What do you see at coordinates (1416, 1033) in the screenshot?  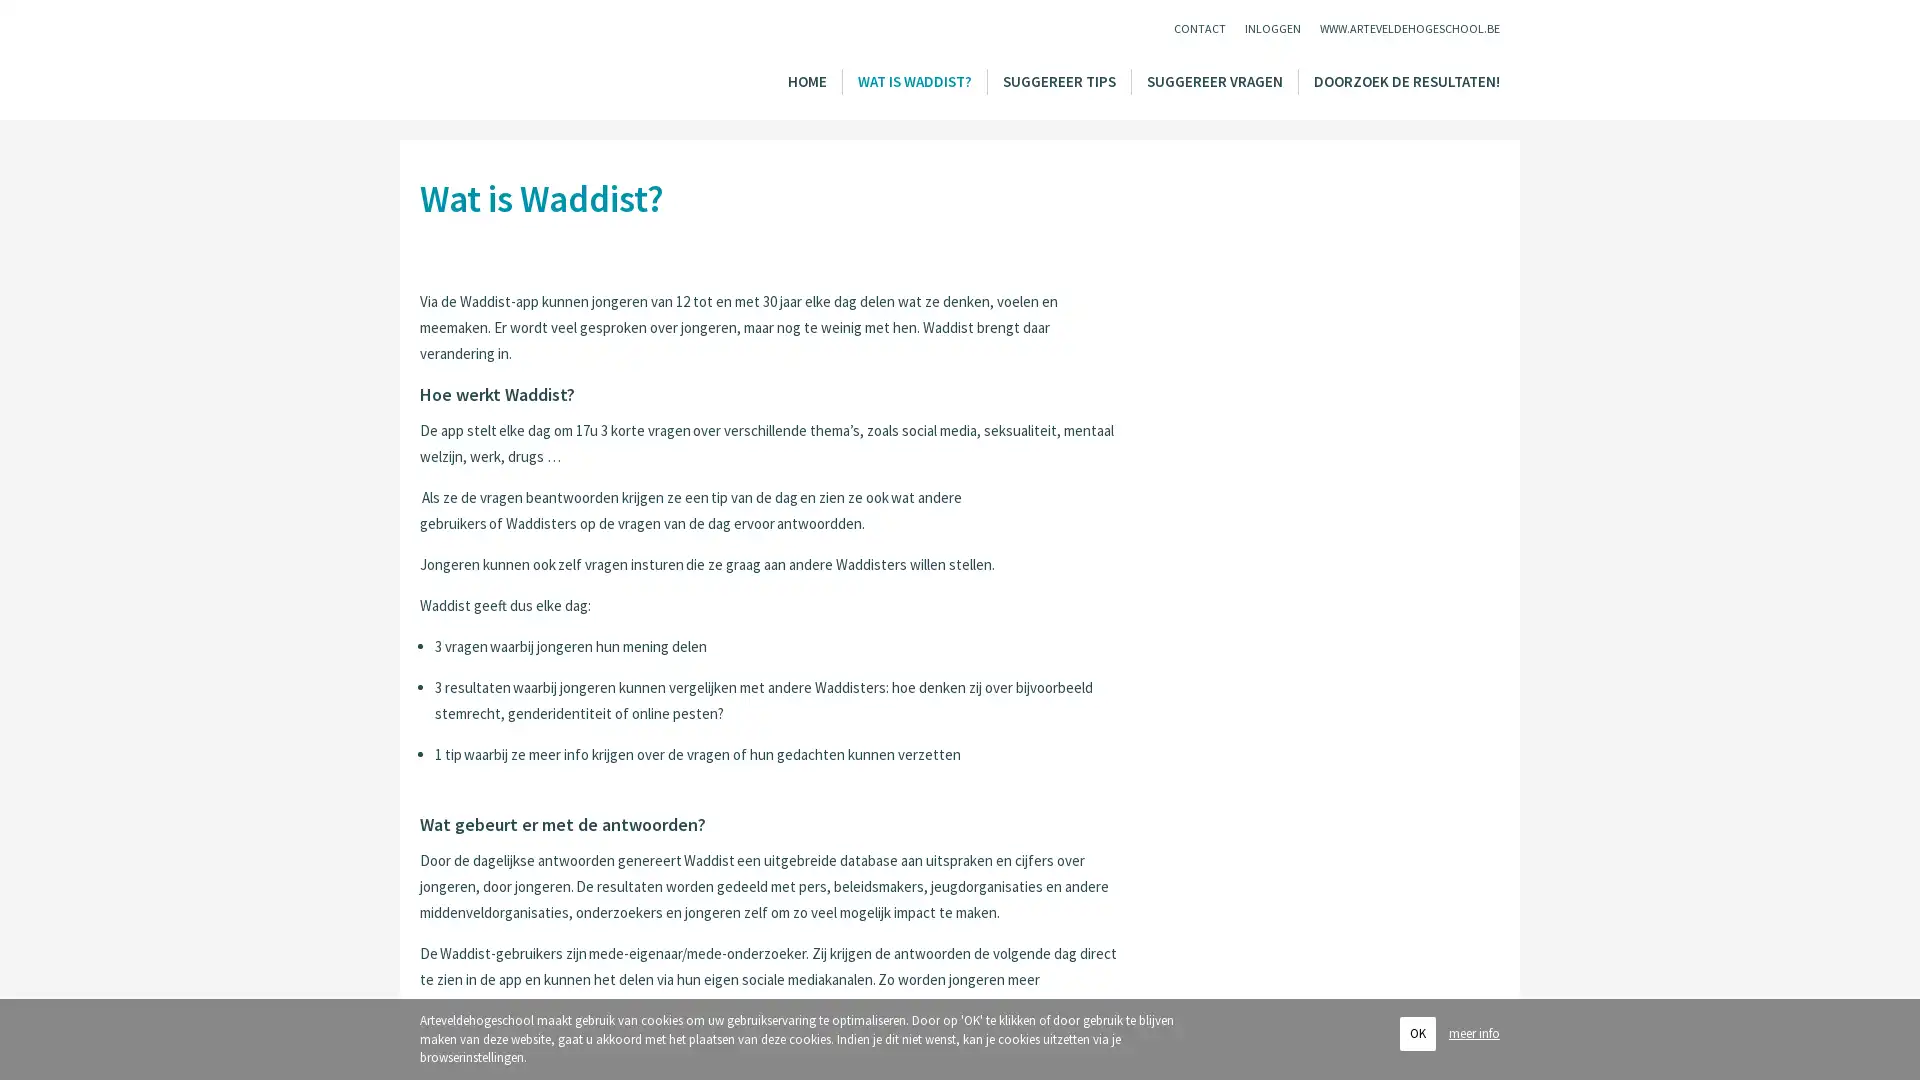 I see `OK` at bounding box center [1416, 1033].